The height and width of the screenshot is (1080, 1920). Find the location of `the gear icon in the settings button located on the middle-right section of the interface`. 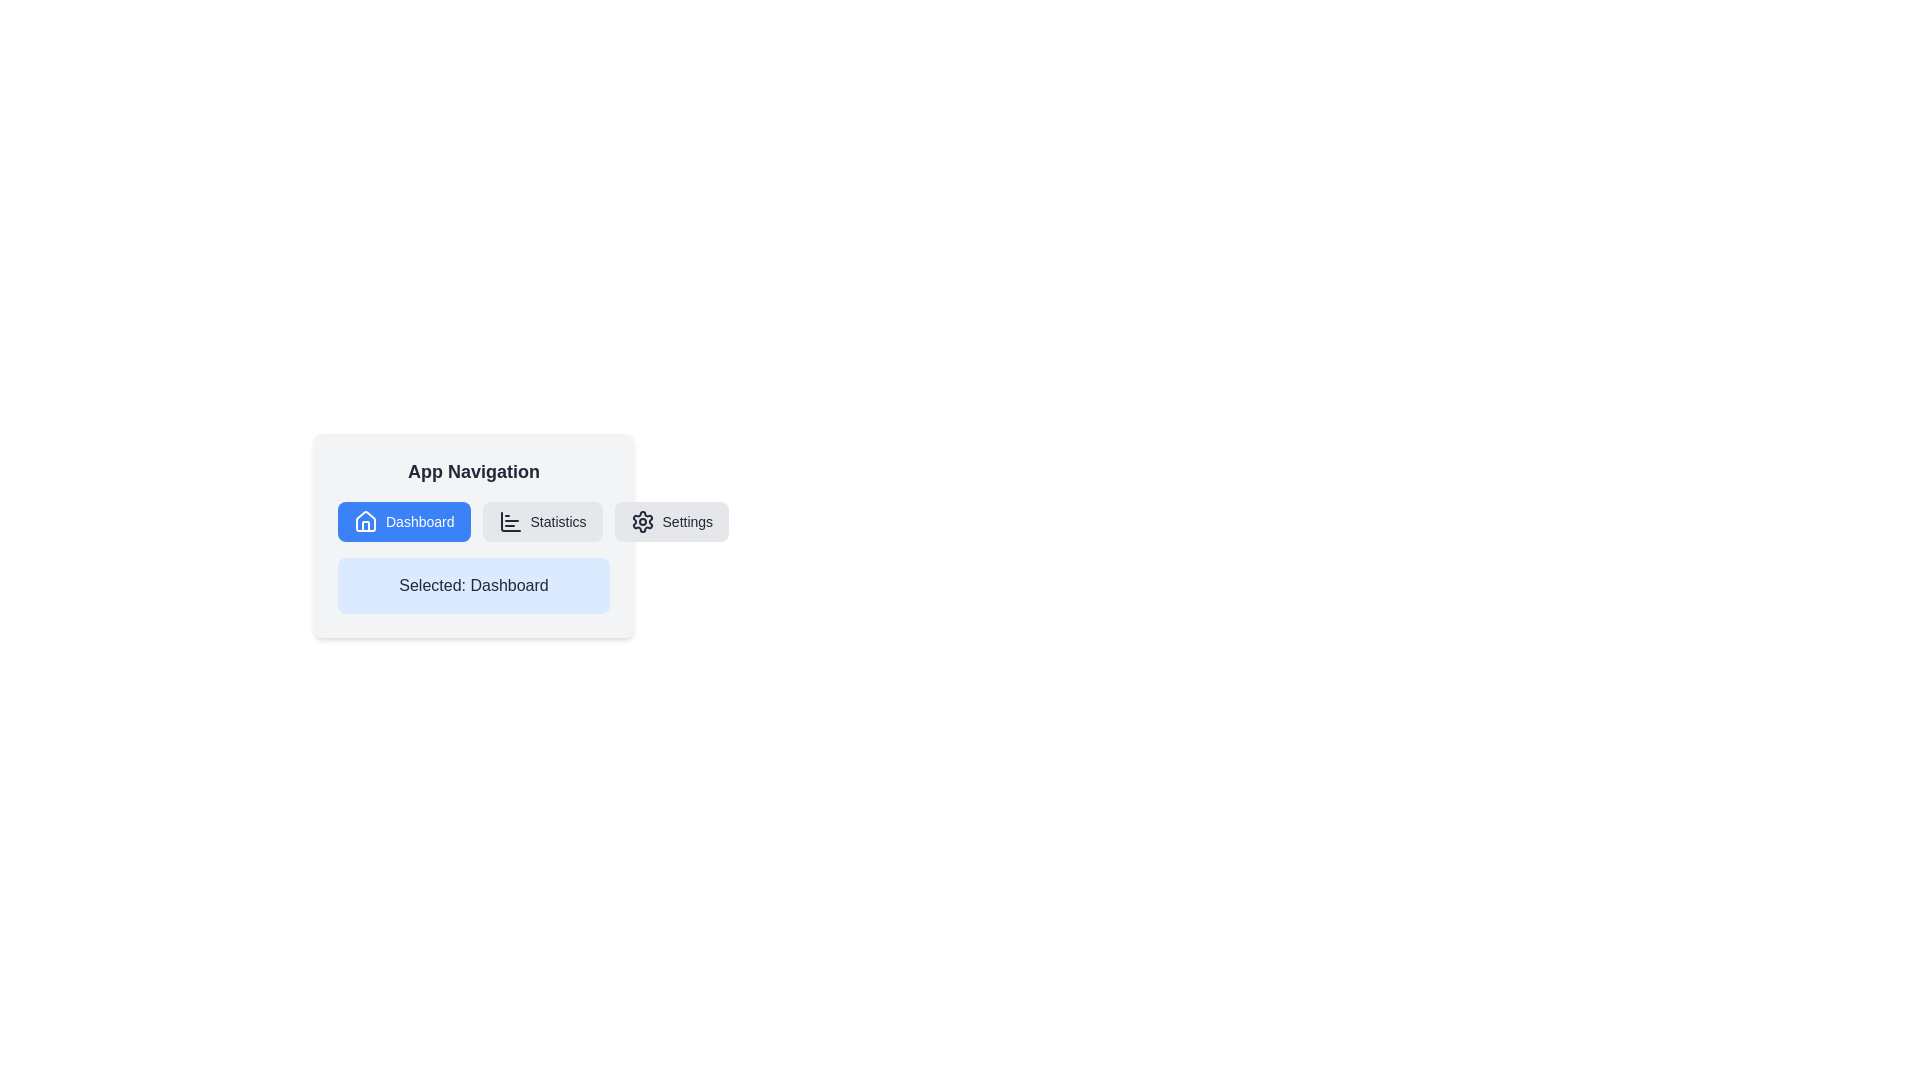

the gear icon in the settings button located on the middle-right section of the interface is located at coordinates (642, 520).